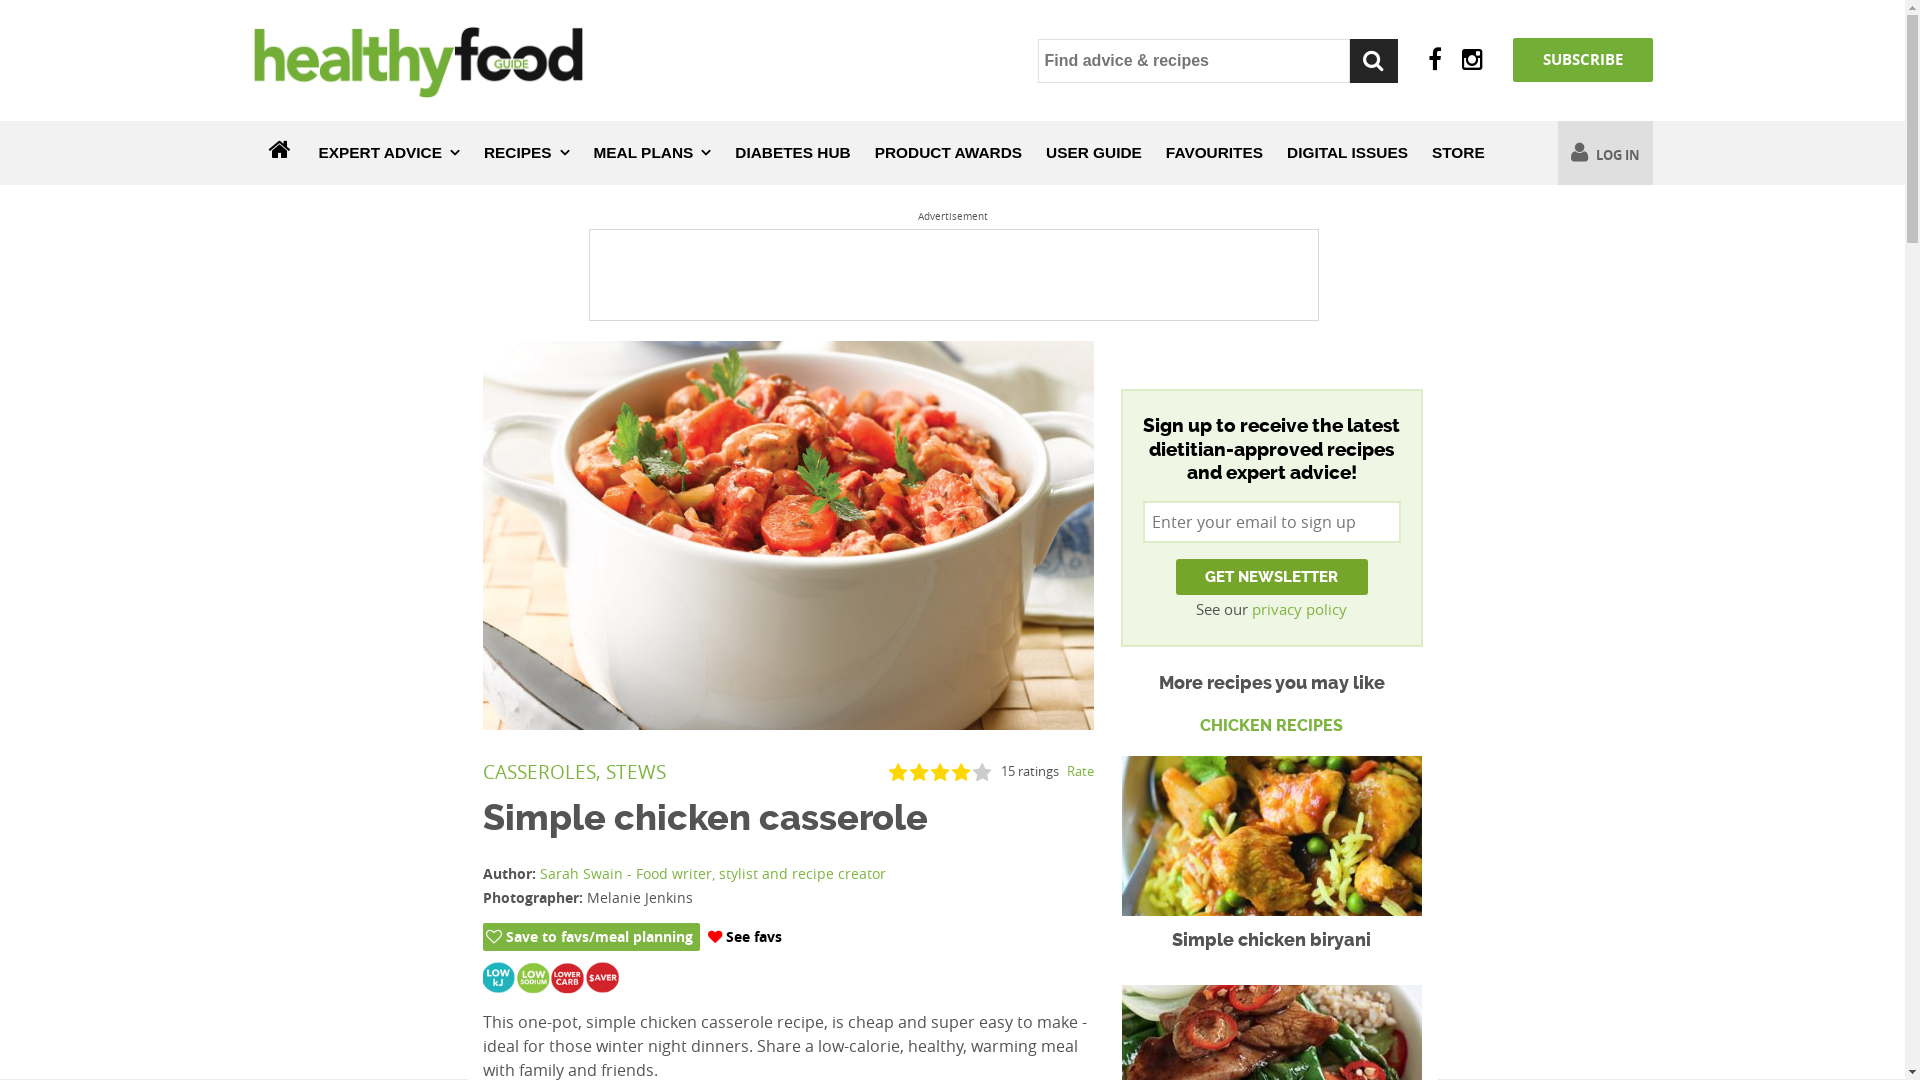 The height and width of the screenshot is (1080, 1920). I want to click on 'USER GUIDE', so click(1093, 152).